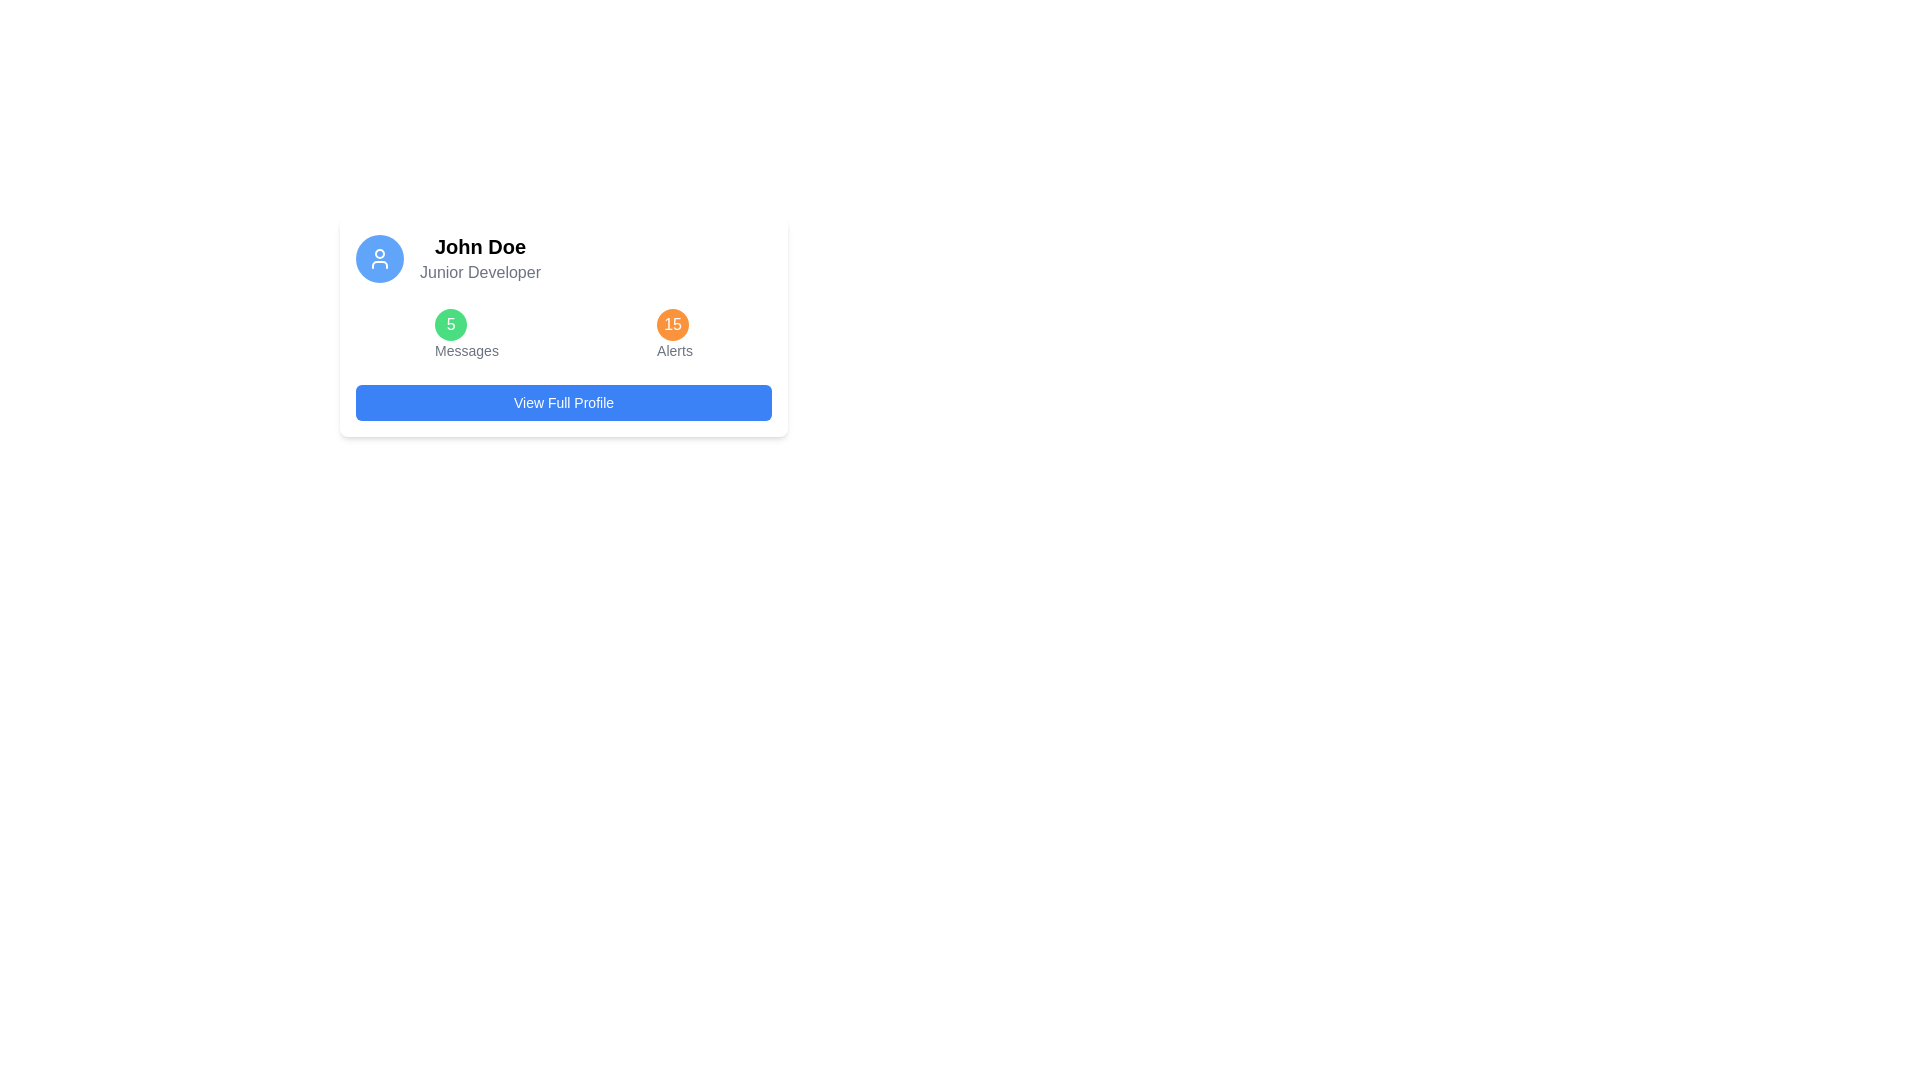  What do you see at coordinates (480, 273) in the screenshot?
I see `the 'Junior Developer' label, which is displayed in a gray font below the name 'John Doe' within the user profile card` at bounding box center [480, 273].